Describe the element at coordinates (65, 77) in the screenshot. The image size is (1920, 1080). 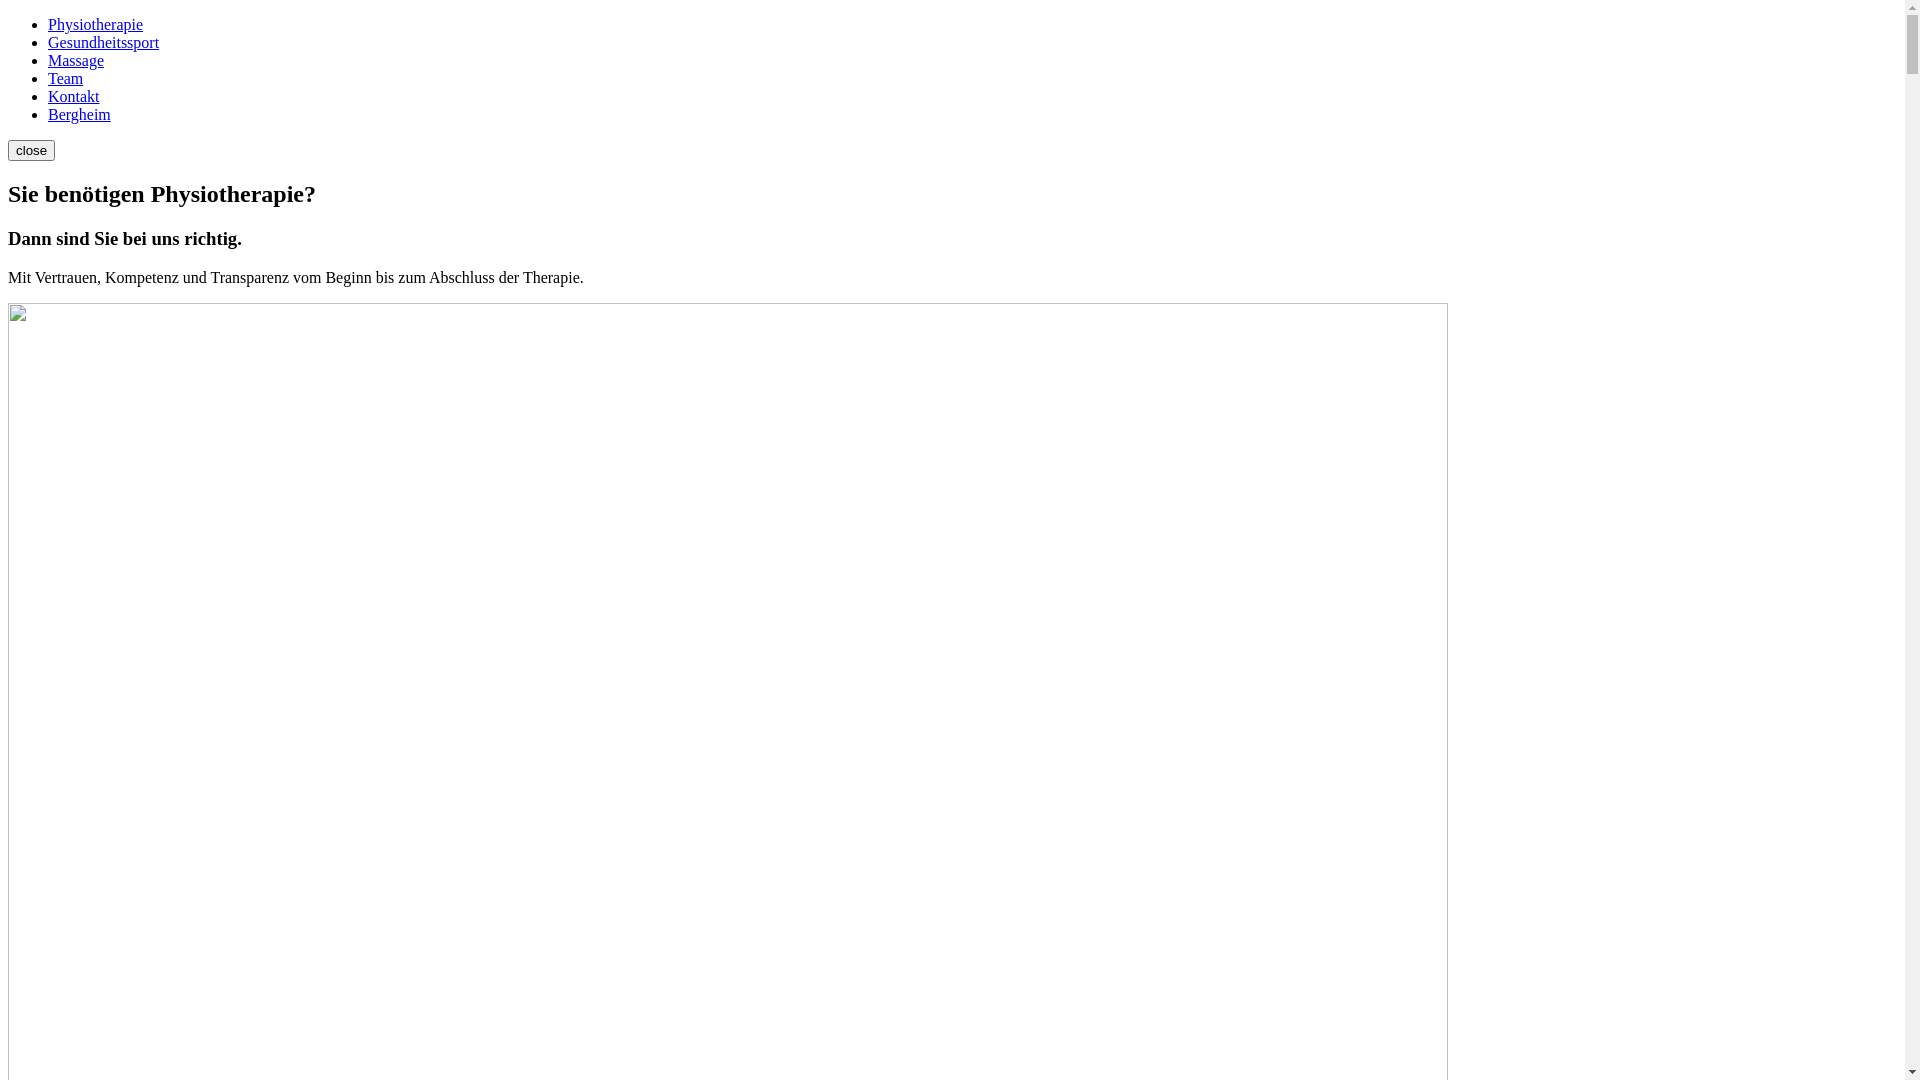
I see `'Team'` at that location.